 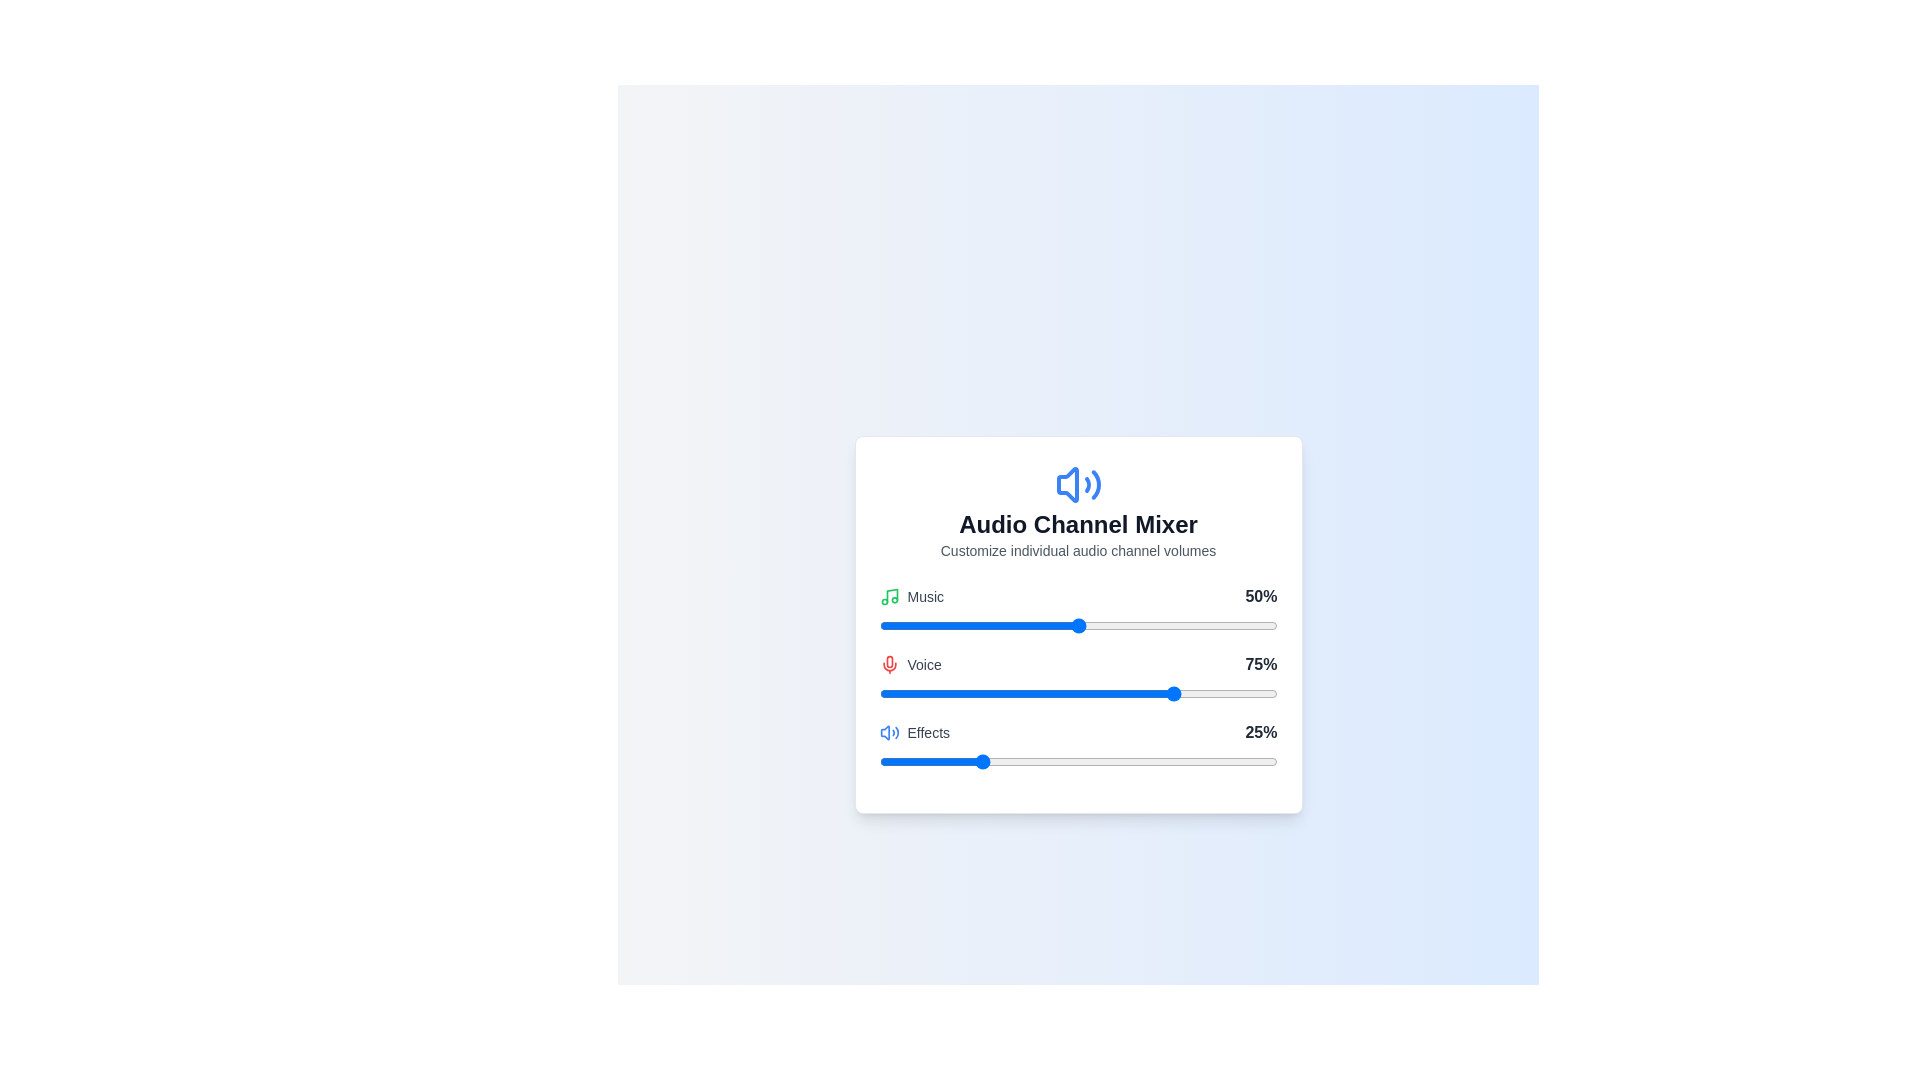 What do you see at coordinates (1170, 624) in the screenshot?
I see `music volume` at bounding box center [1170, 624].